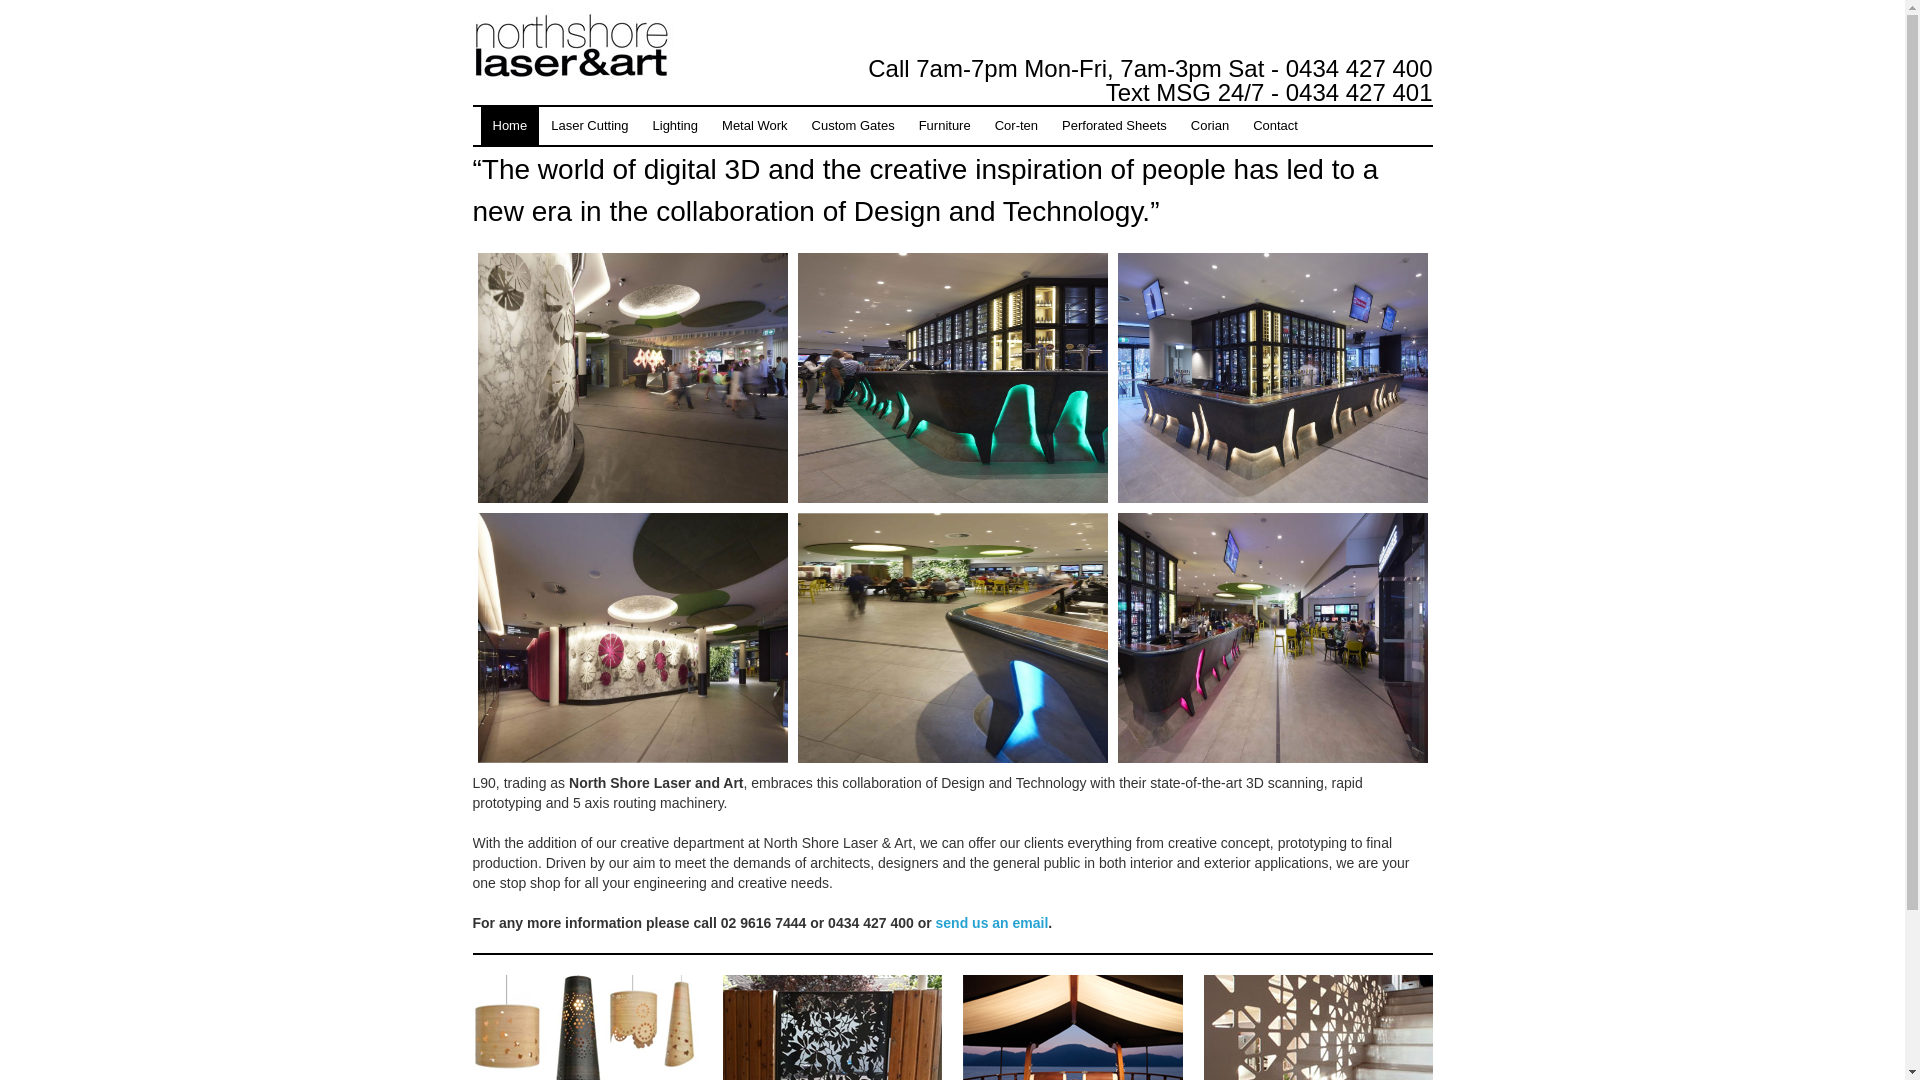 The width and height of the screenshot is (1920, 1080). Describe the element at coordinates (480, 126) in the screenshot. I see `'Home'` at that location.